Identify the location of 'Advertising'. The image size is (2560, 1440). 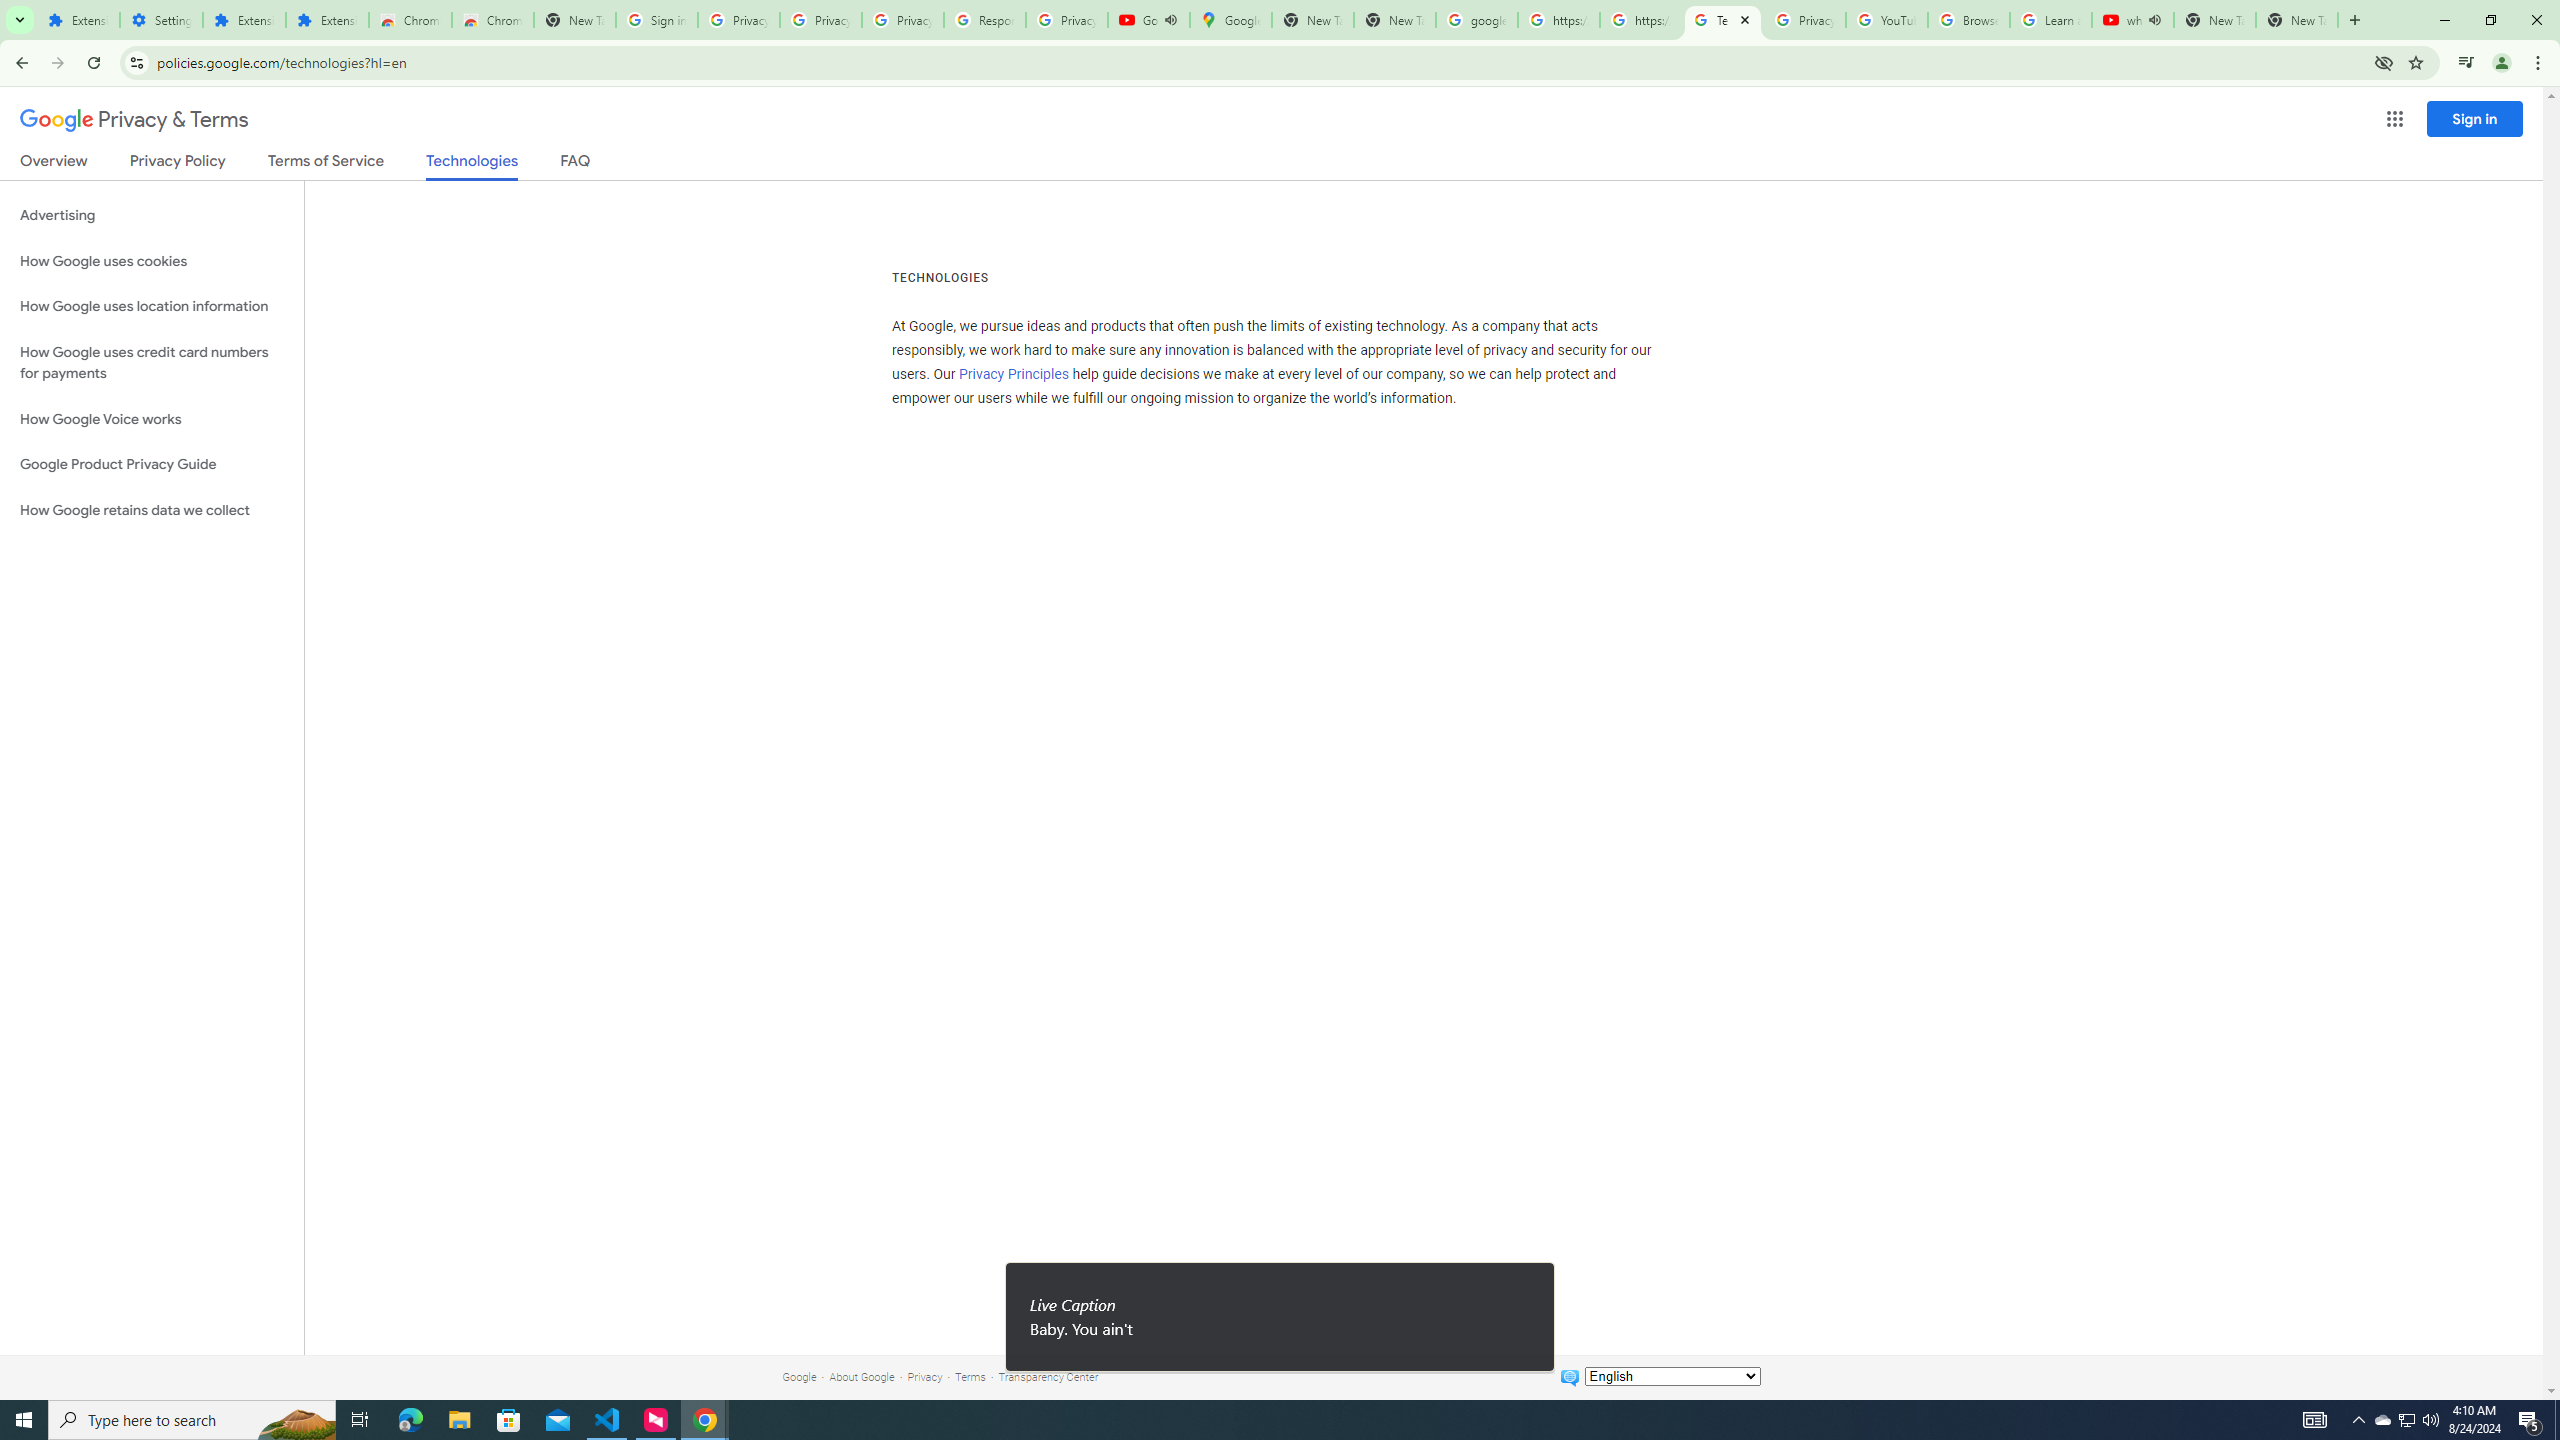
(151, 215).